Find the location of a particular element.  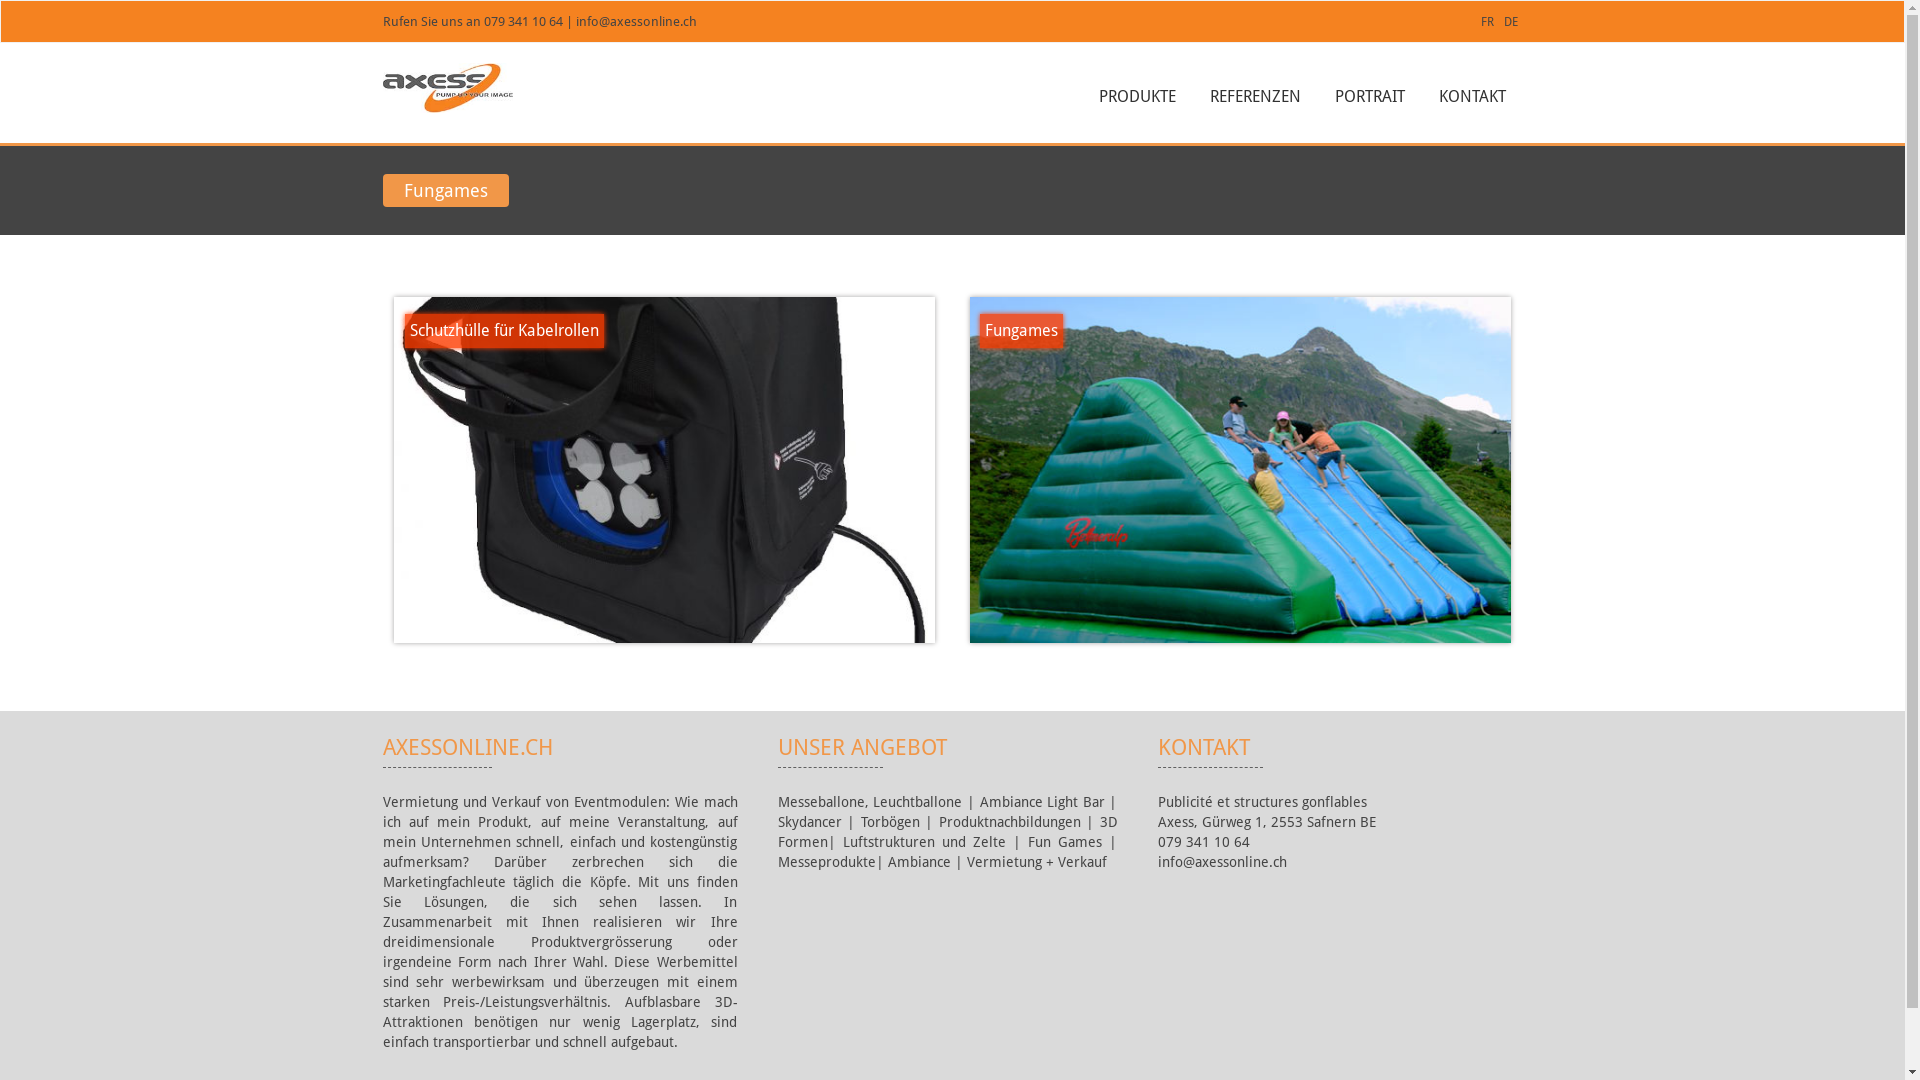

'info@axessonline.ch' is located at coordinates (635, 21).